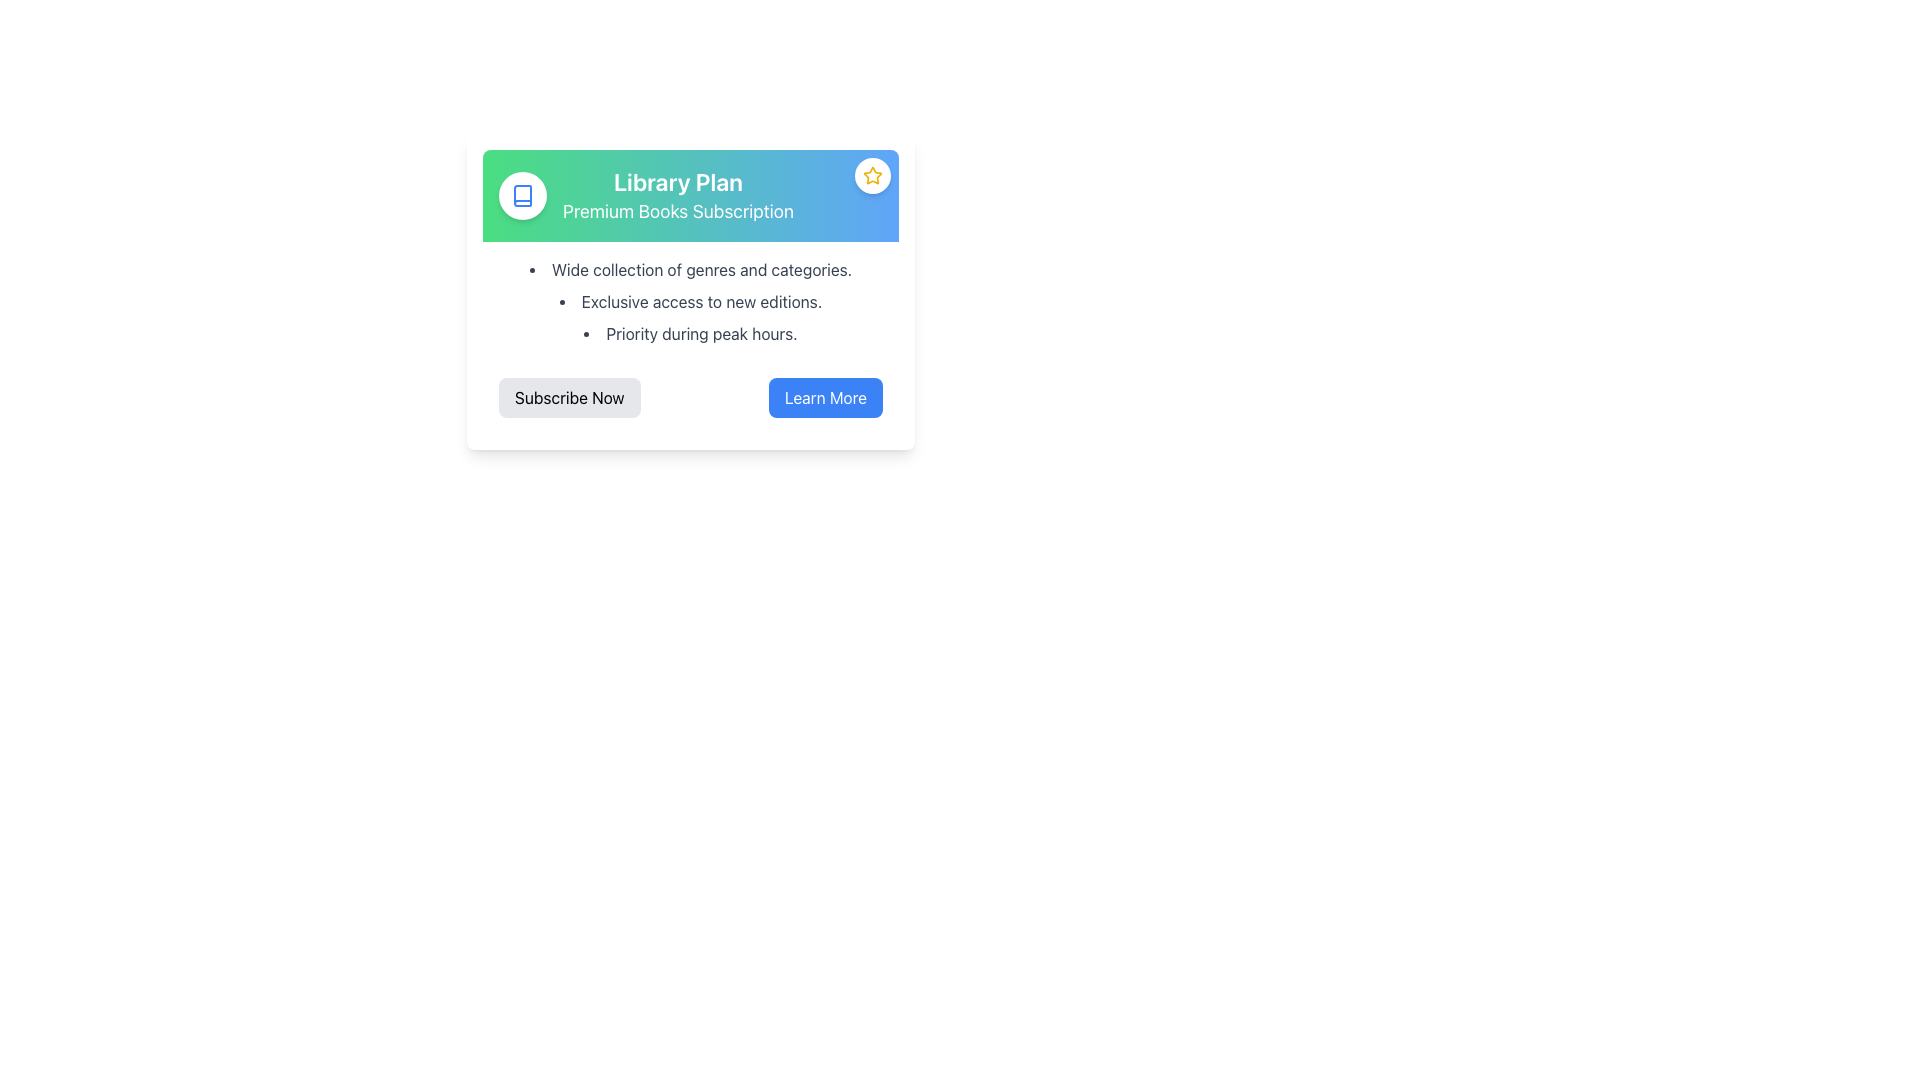 The width and height of the screenshot is (1920, 1080). I want to click on the bright yellow star-shaped icon in the top-right corner of the 'Library Plan' card to mark it as favorite, so click(873, 175).